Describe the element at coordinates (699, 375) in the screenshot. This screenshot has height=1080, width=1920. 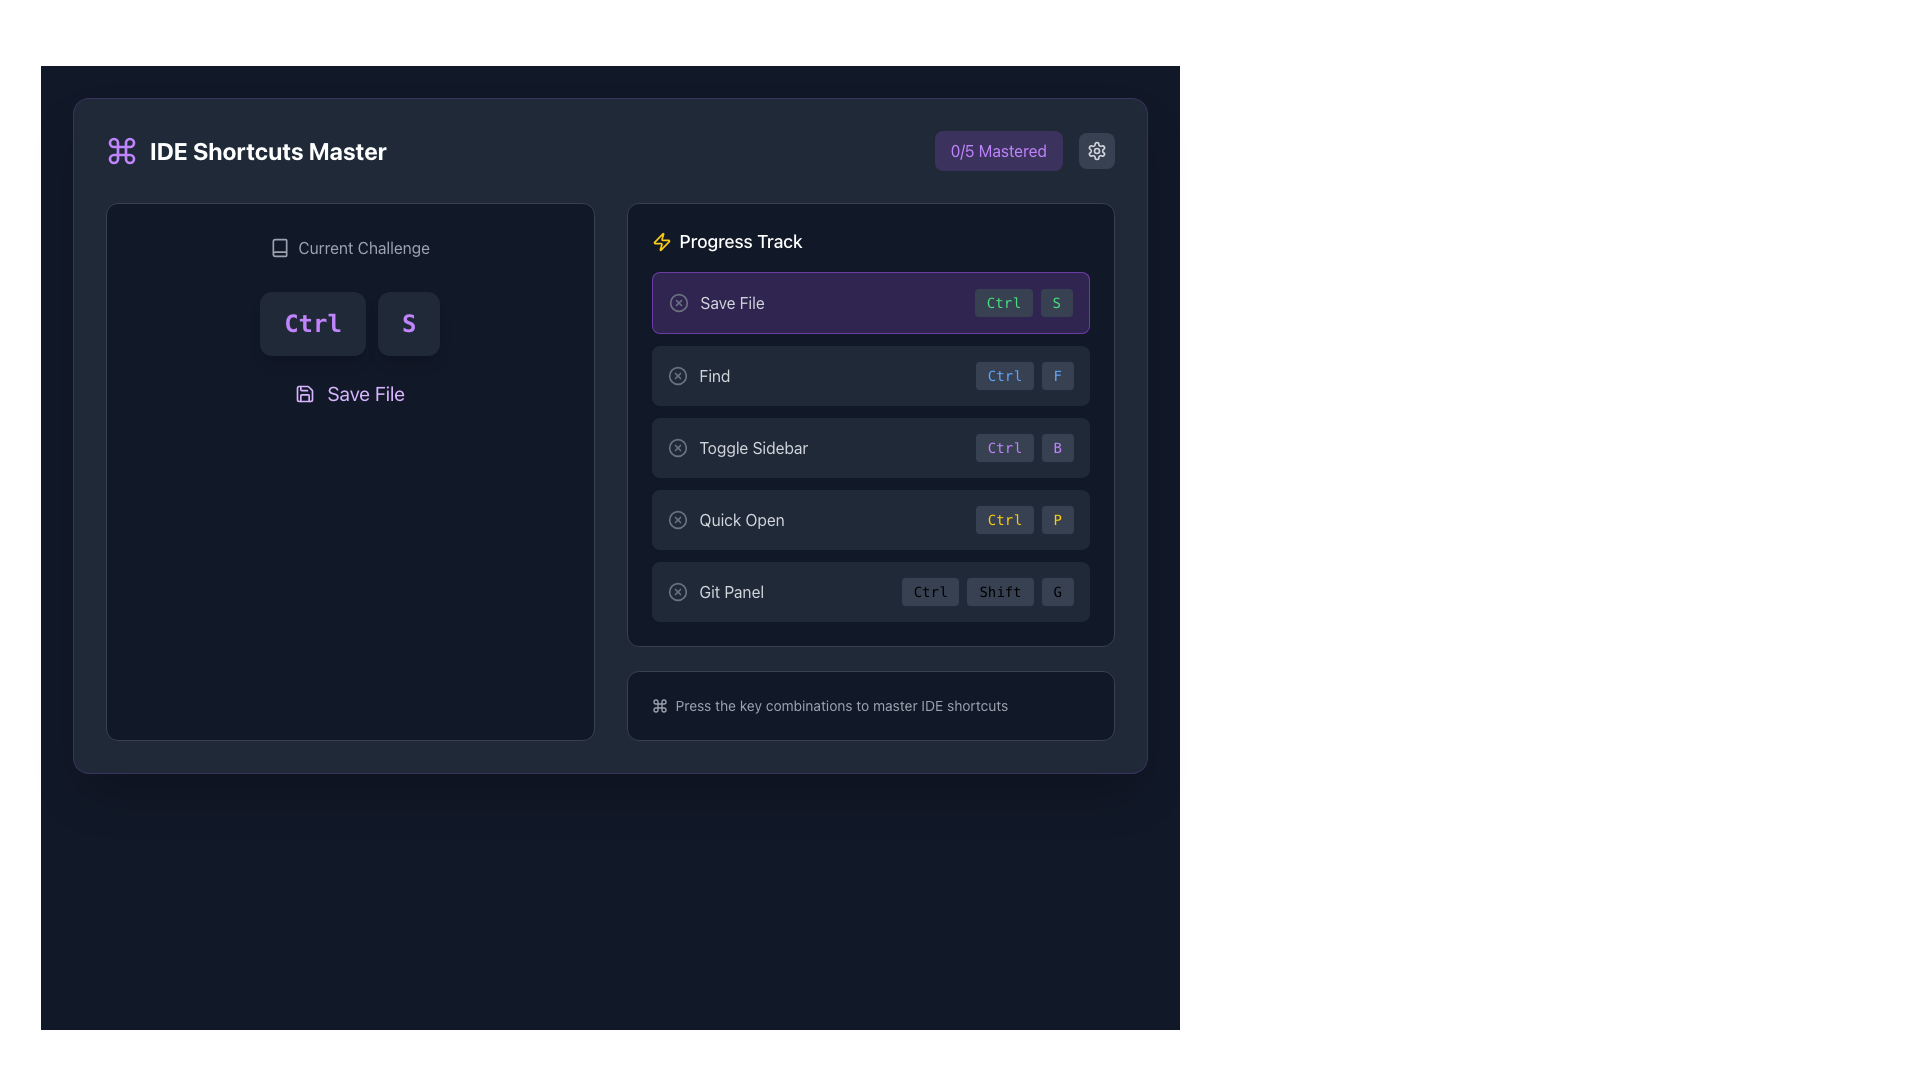
I see `the 'Find' label with the associated icon, which is styled in gray and located in the second row of the 'Progress Track' panel on the right side of the interface` at that location.